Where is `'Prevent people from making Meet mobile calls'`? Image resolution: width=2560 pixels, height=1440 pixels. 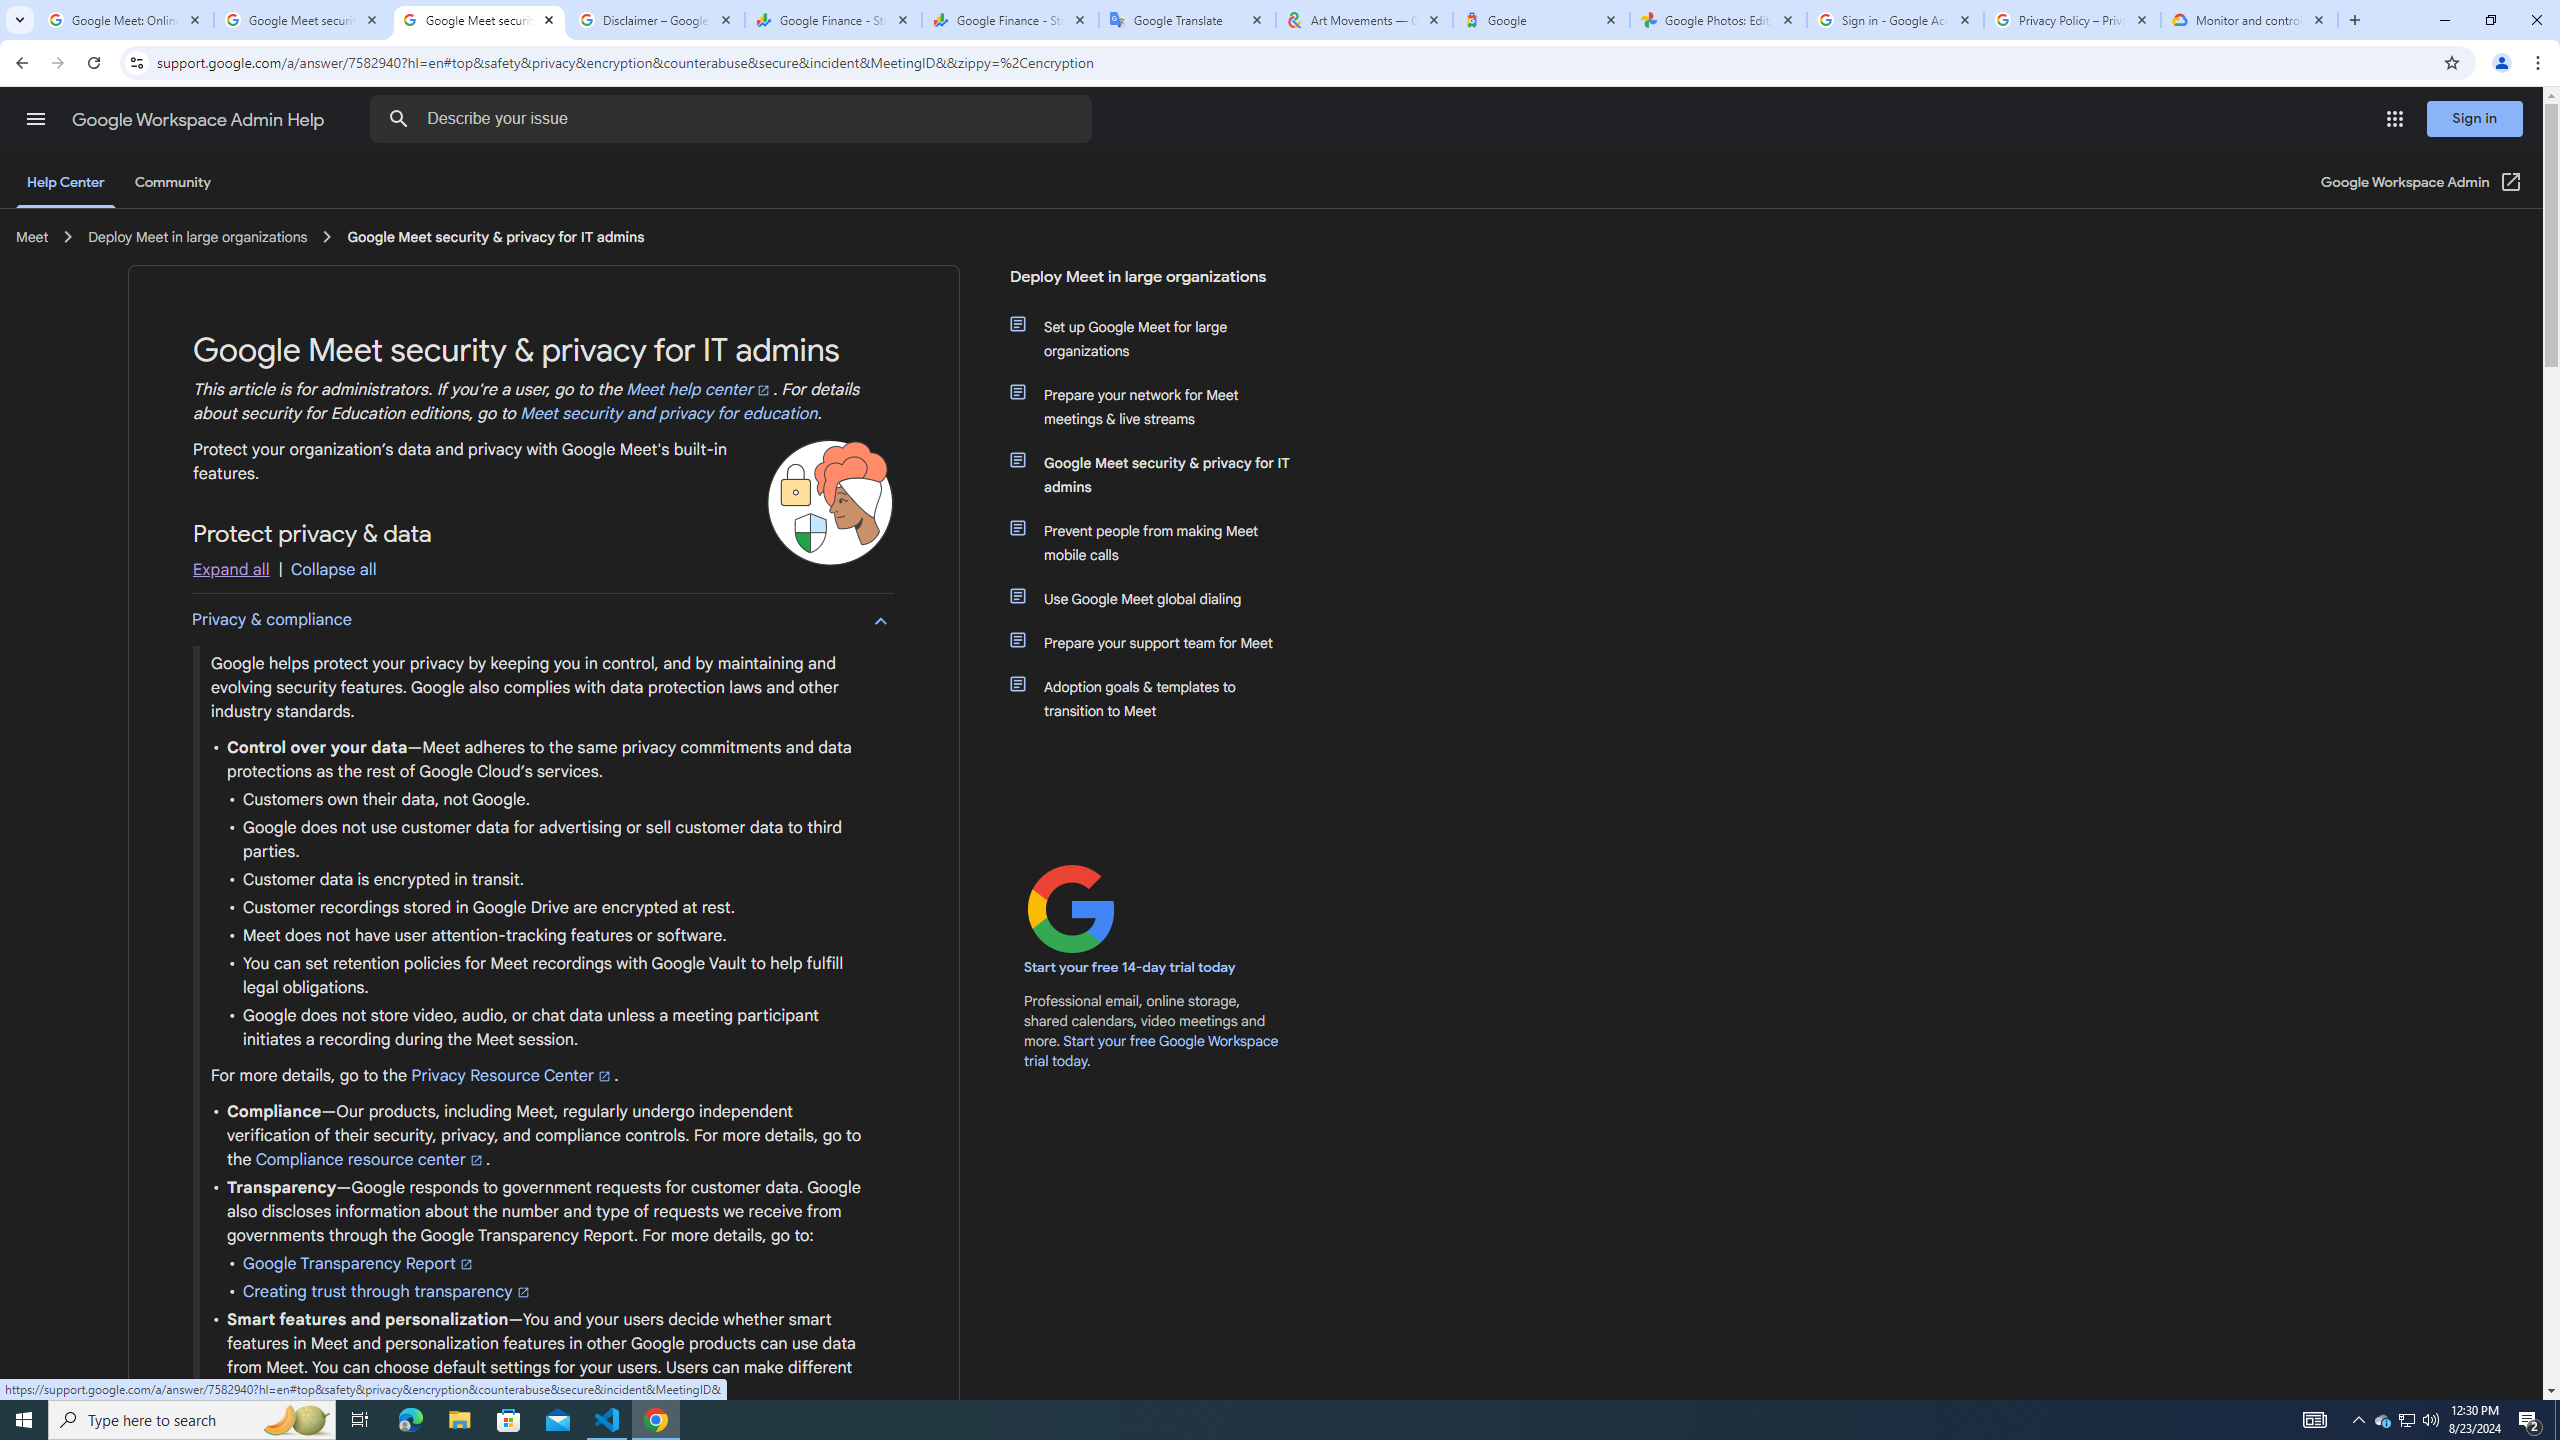 'Prevent people from making Meet mobile calls' is located at coordinates (1162, 541).